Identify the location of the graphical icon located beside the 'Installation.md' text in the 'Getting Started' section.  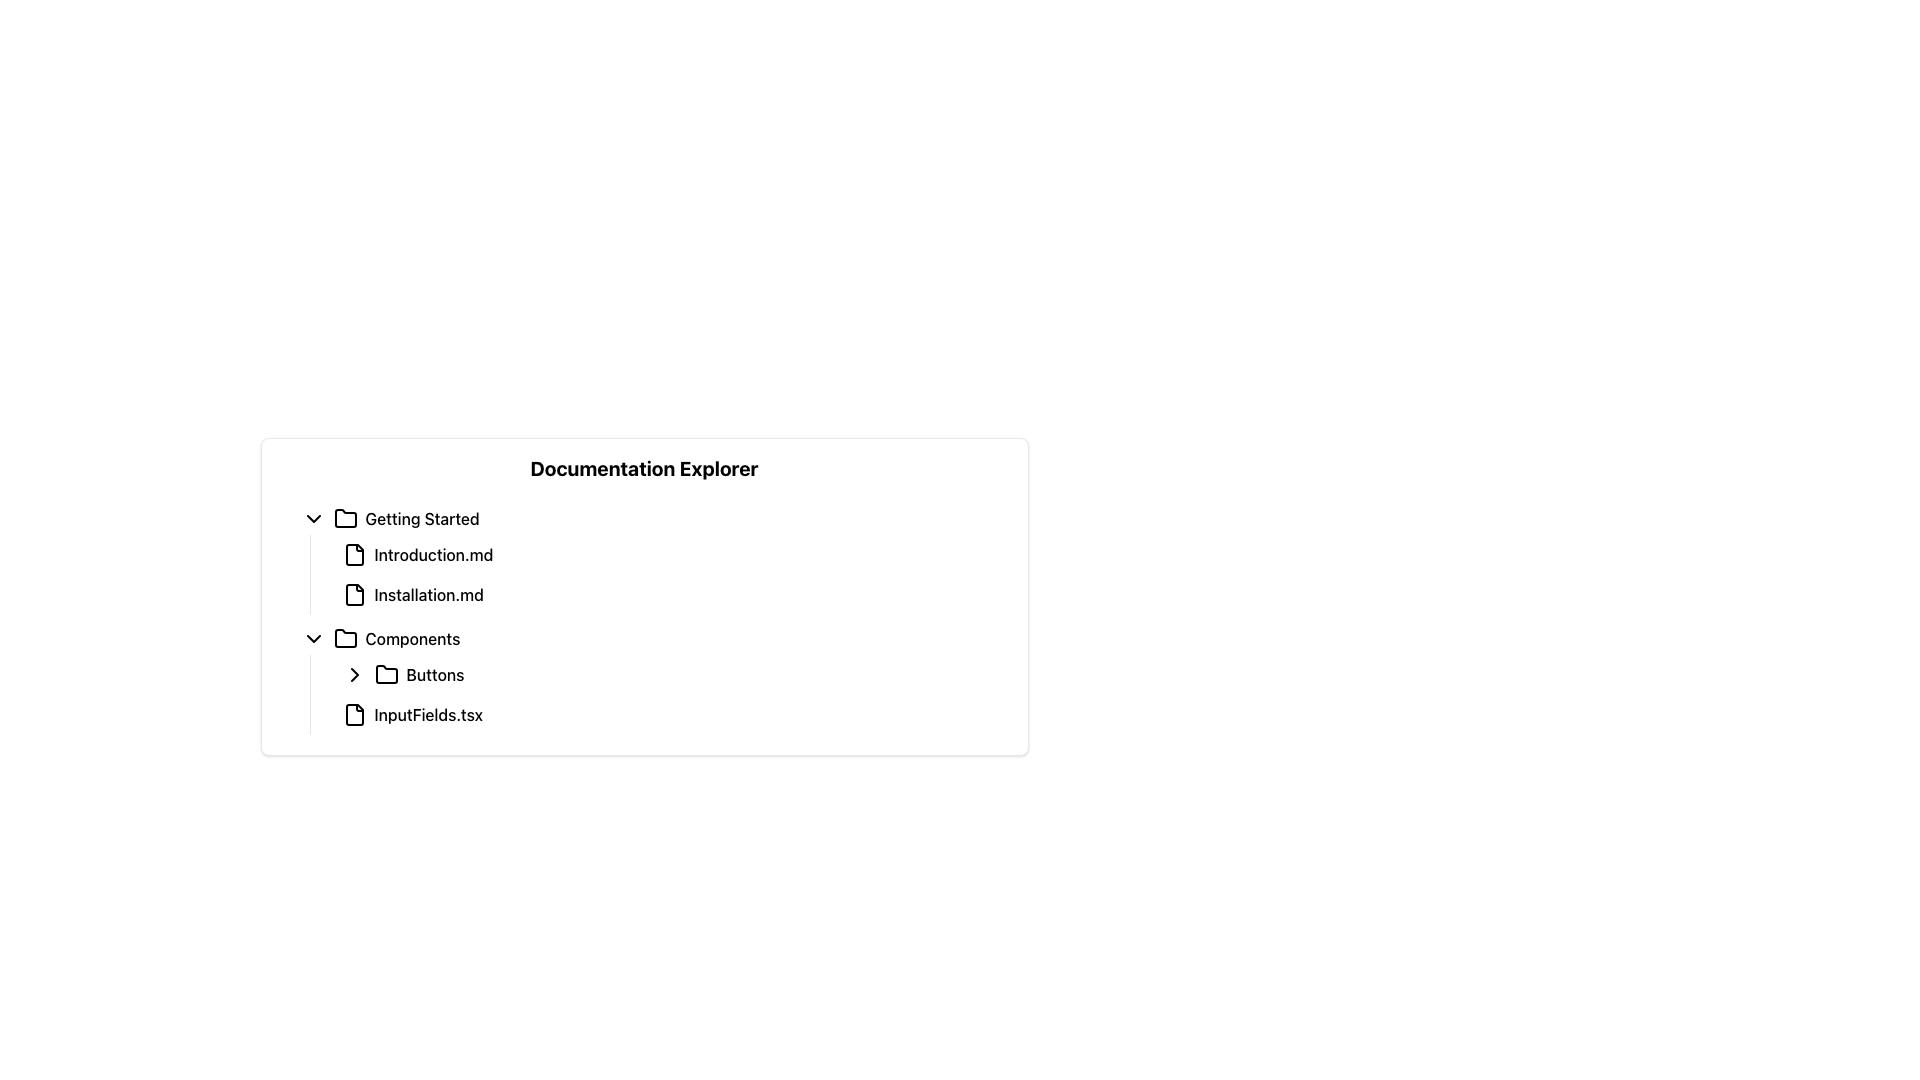
(354, 593).